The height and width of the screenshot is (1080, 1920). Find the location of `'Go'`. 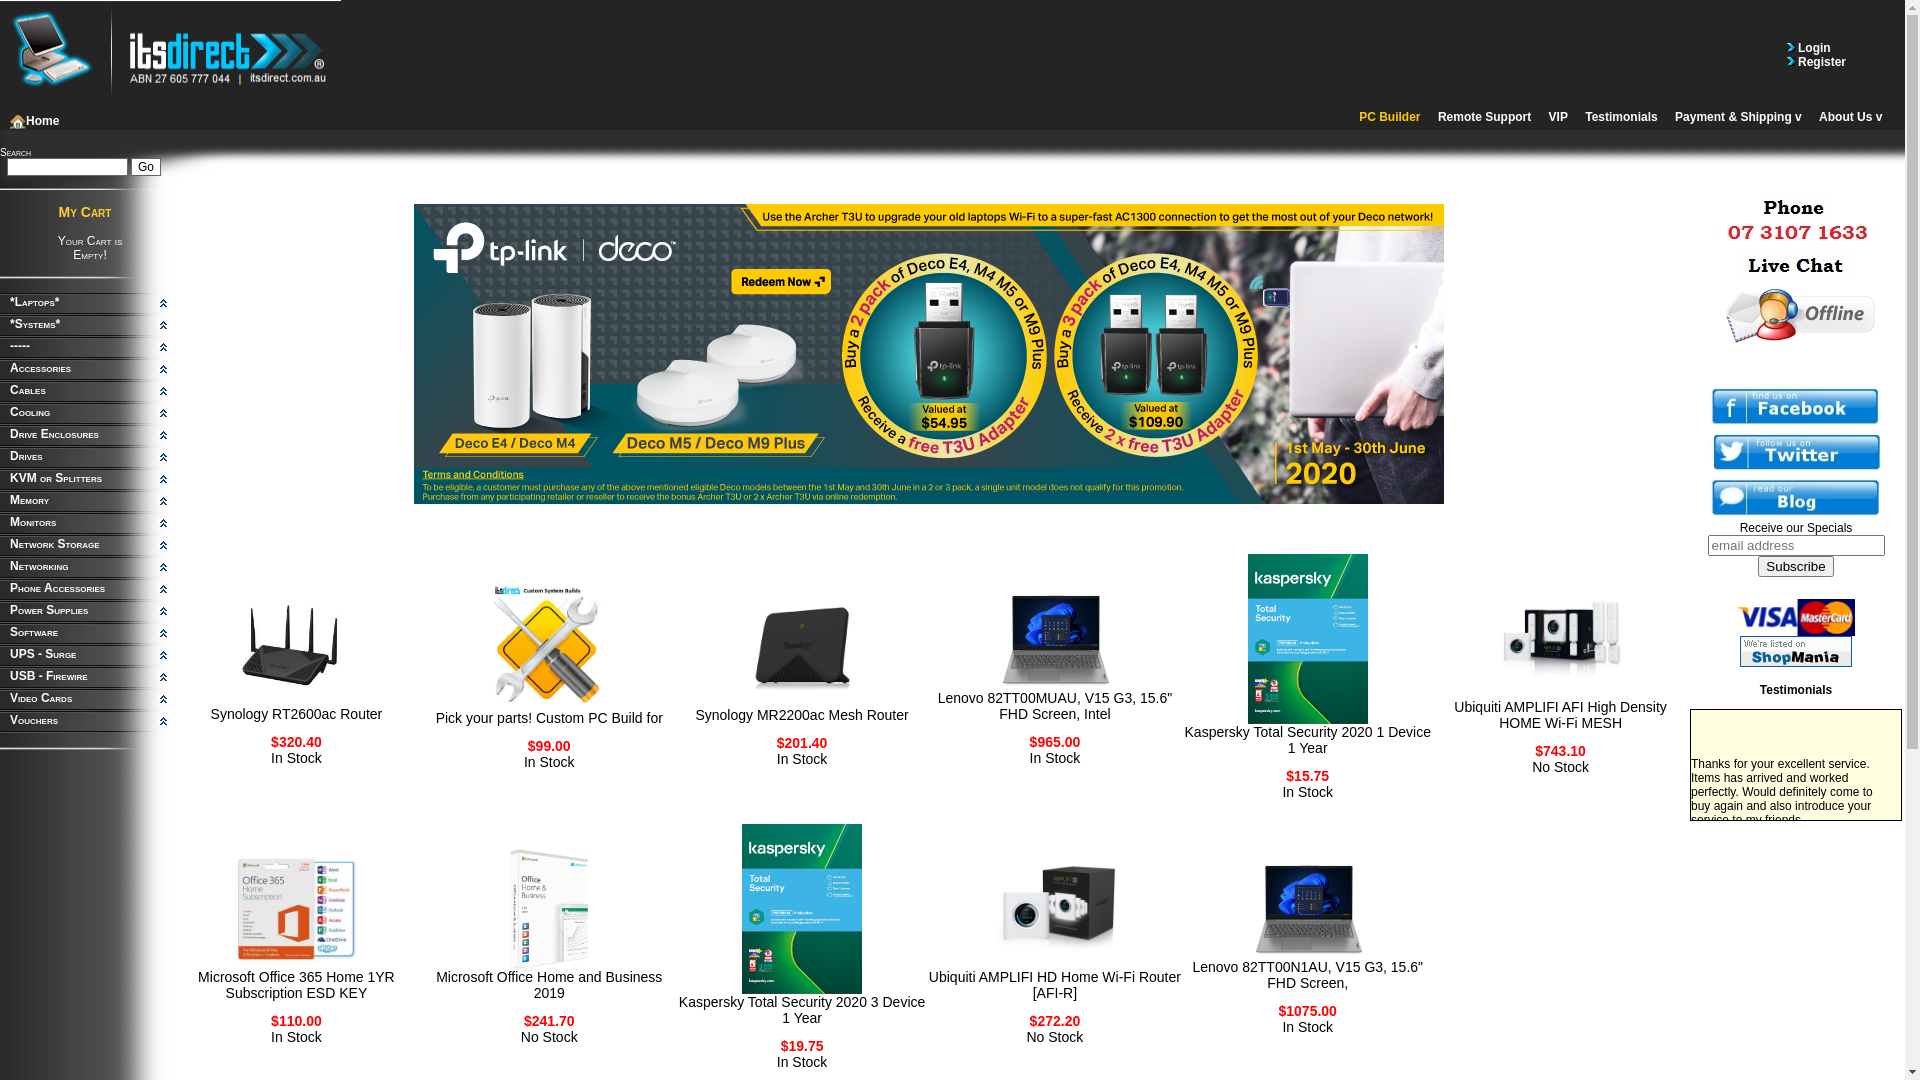

'Go' is located at coordinates (144, 165).